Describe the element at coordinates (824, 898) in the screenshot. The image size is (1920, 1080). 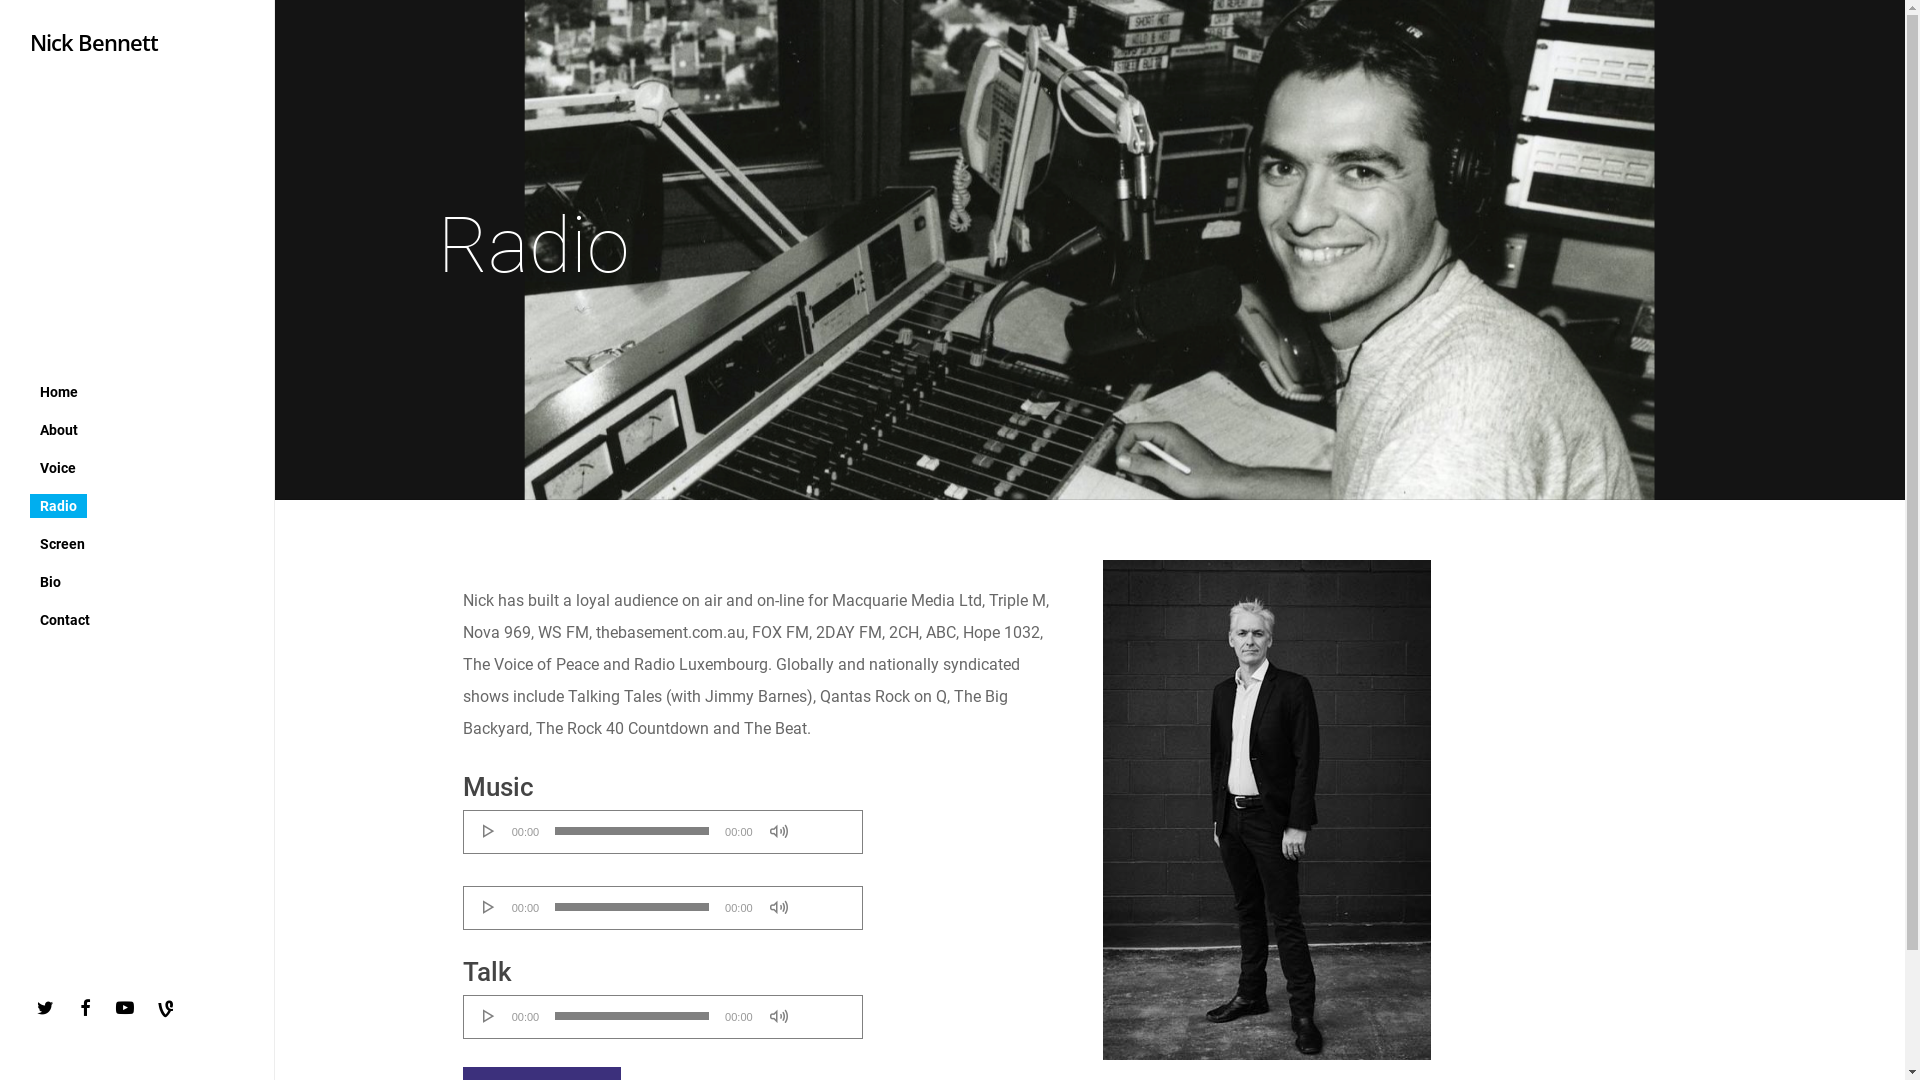
I see `'Use Up/Down Arrow keys to increase or decrease volume.'` at that location.